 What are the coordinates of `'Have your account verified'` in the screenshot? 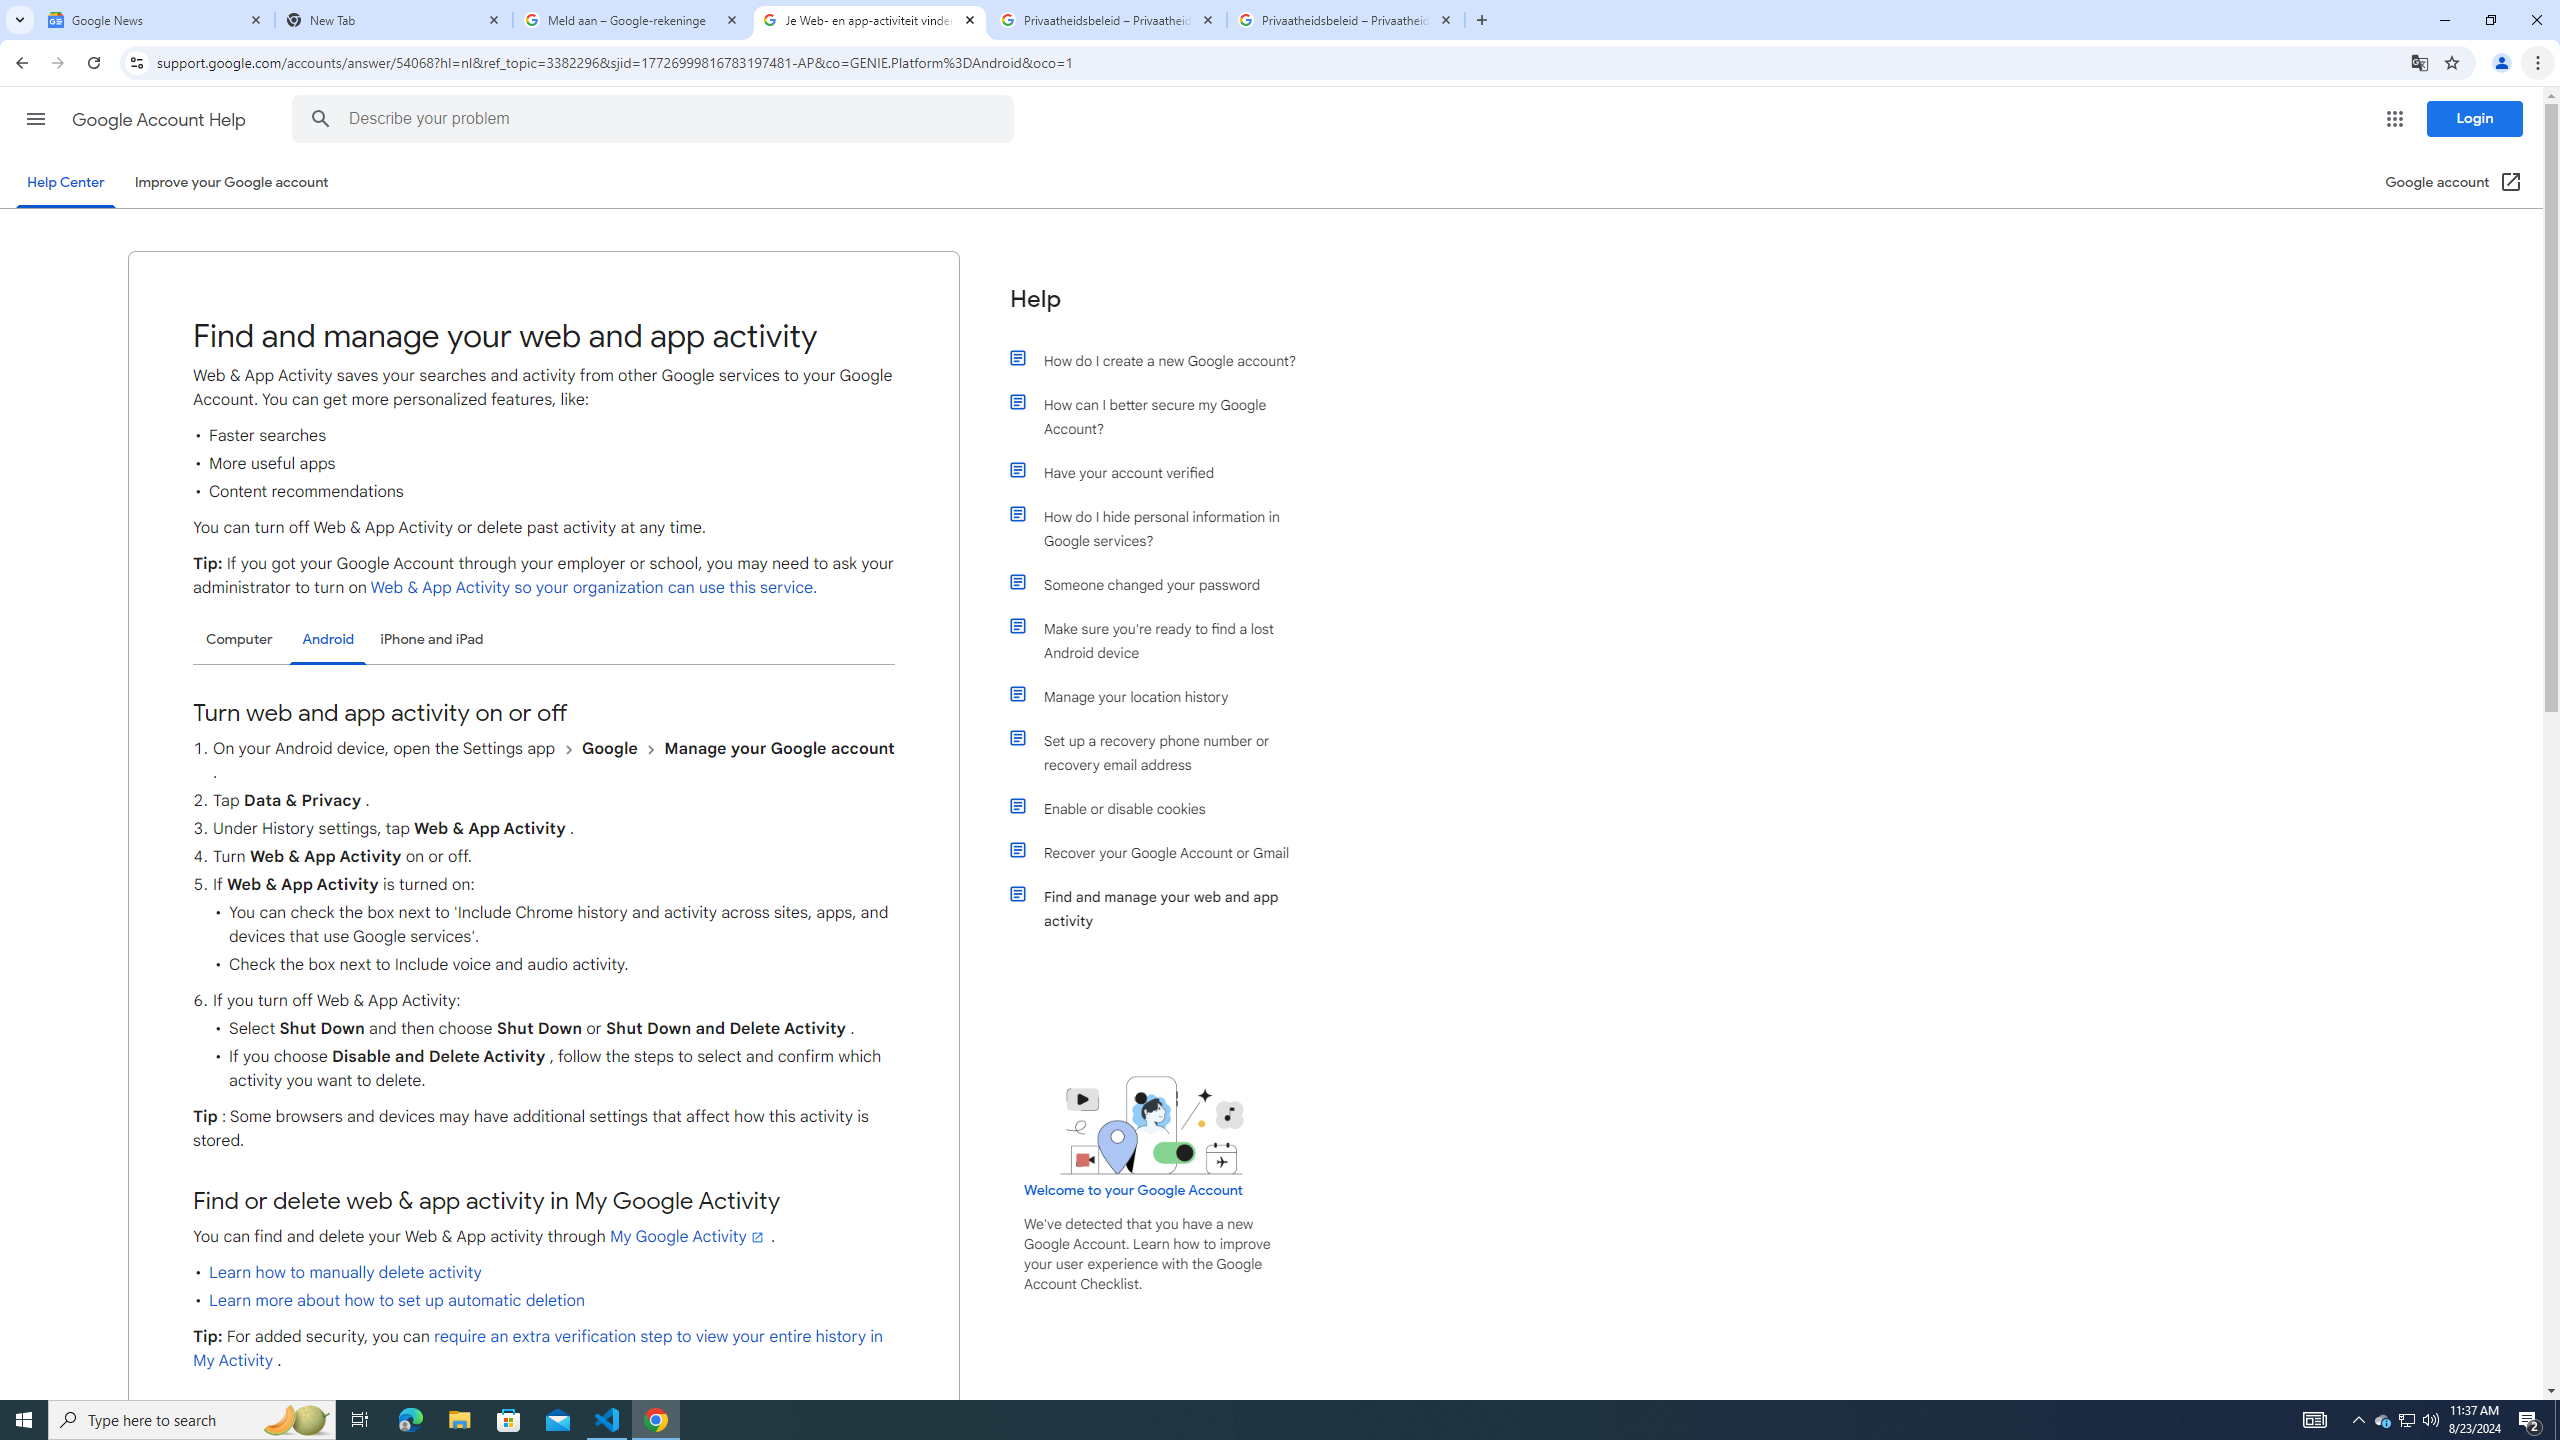 It's located at (1162, 472).